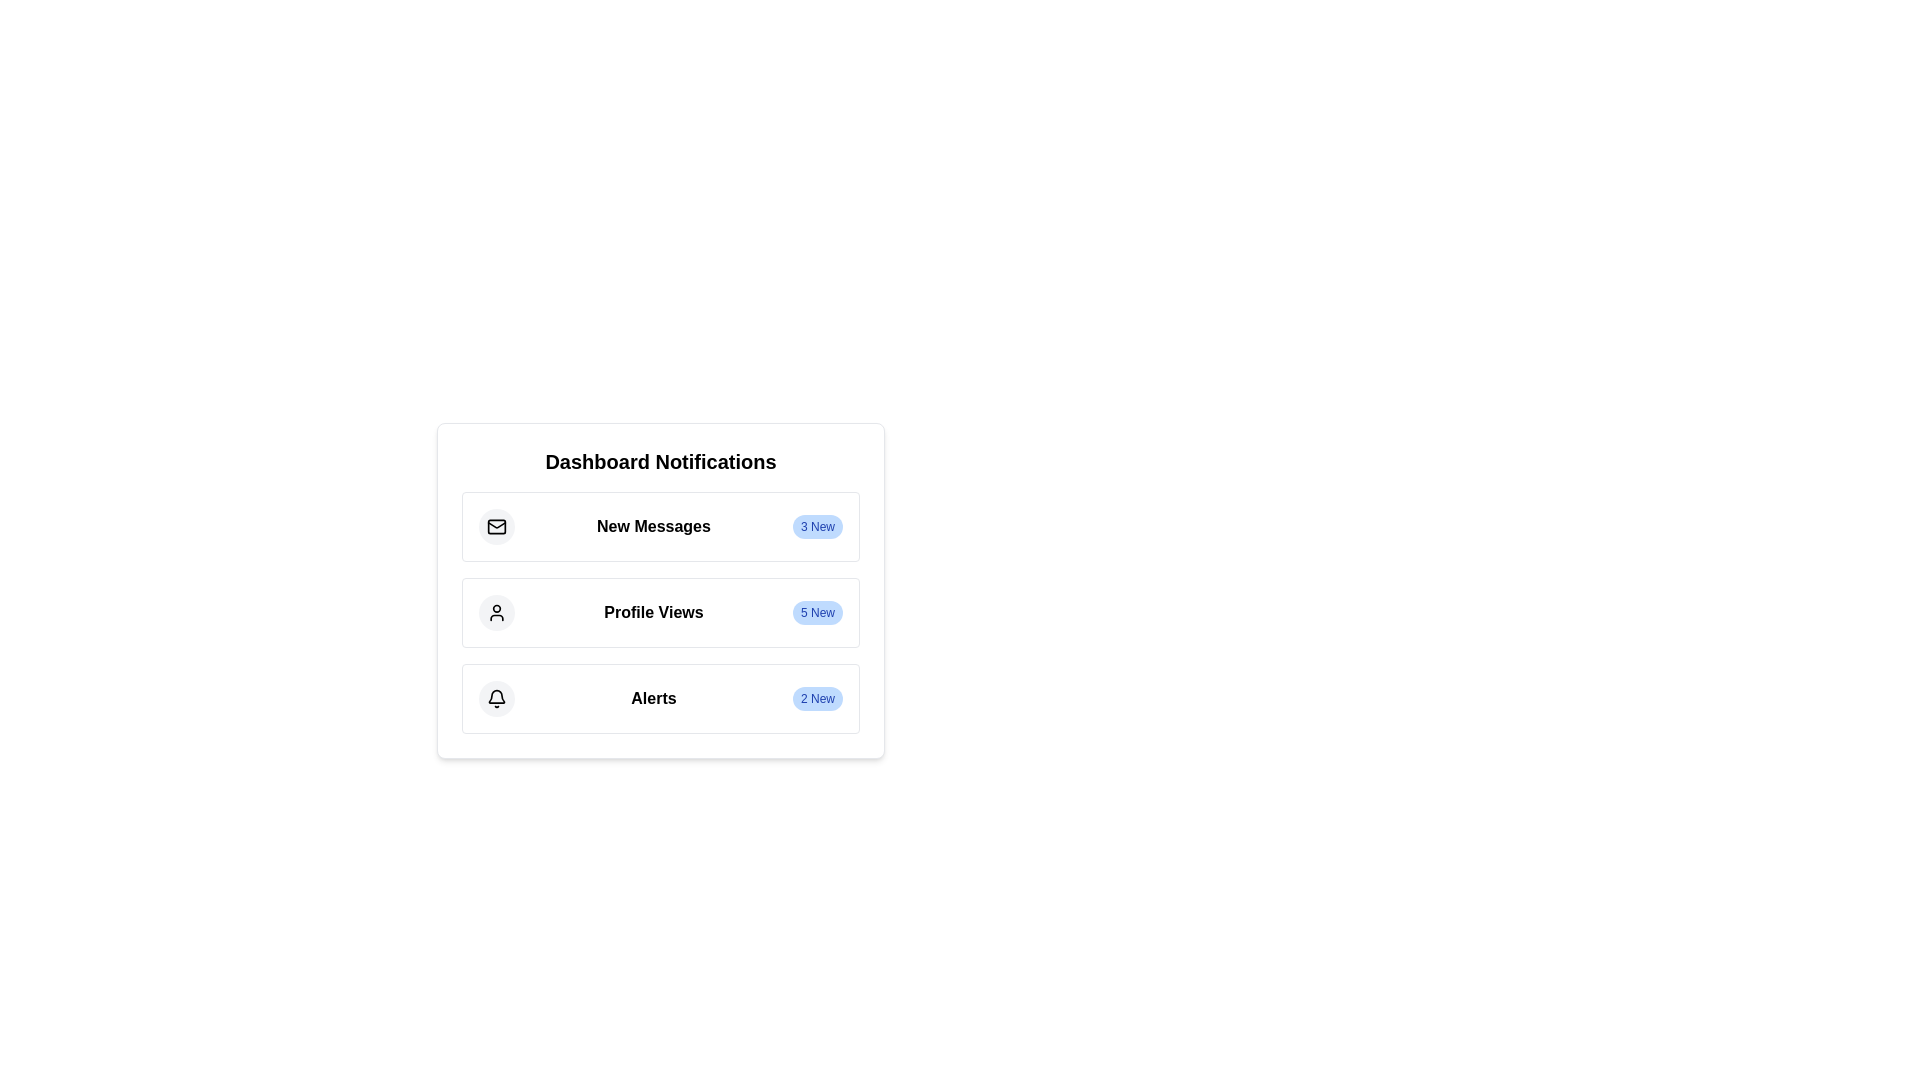 The height and width of the screenshot is (1080, 1920). I want to click on the status indicator label that displays the number of new items related to 'Profile Views', located on the right side of the 'Profile Views' text in the 'Dashboard Notifications' section, so click(817, 612).